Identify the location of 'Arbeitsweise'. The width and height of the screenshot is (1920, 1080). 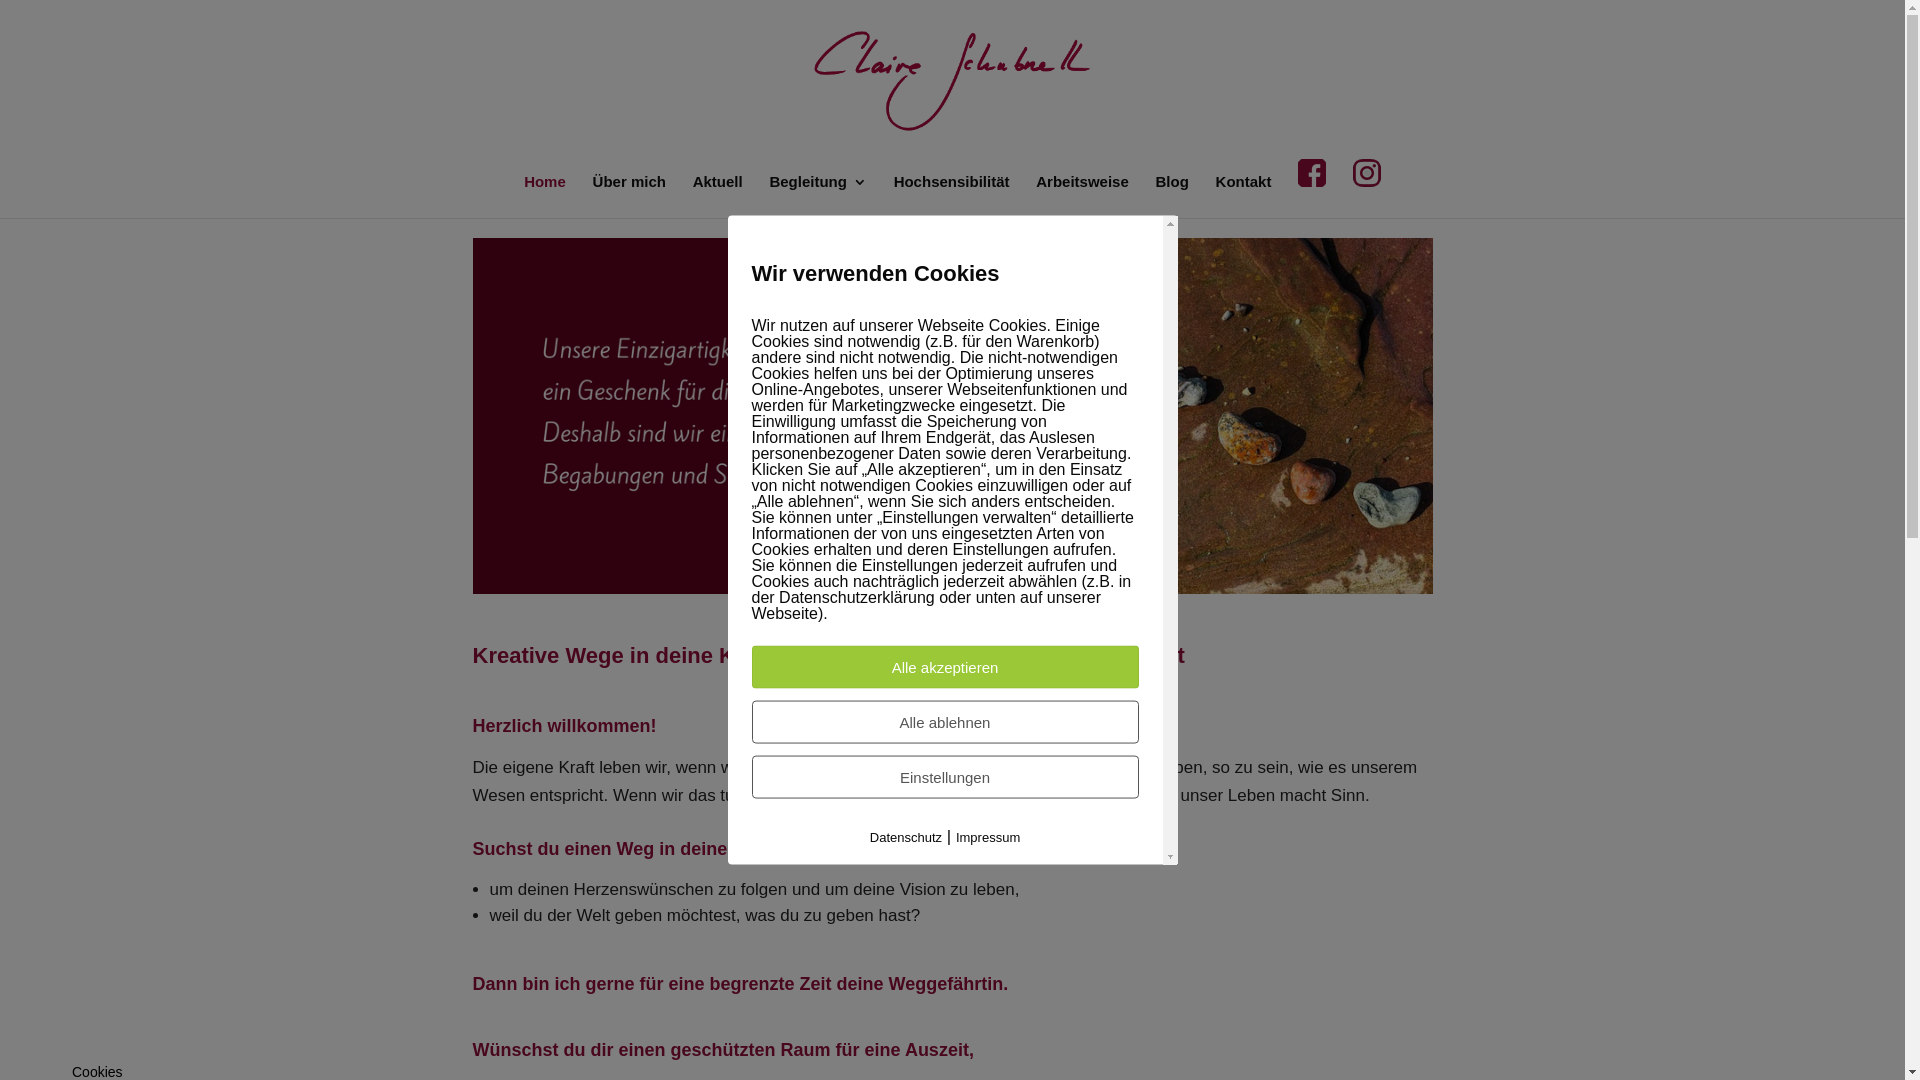
(1081, 196).